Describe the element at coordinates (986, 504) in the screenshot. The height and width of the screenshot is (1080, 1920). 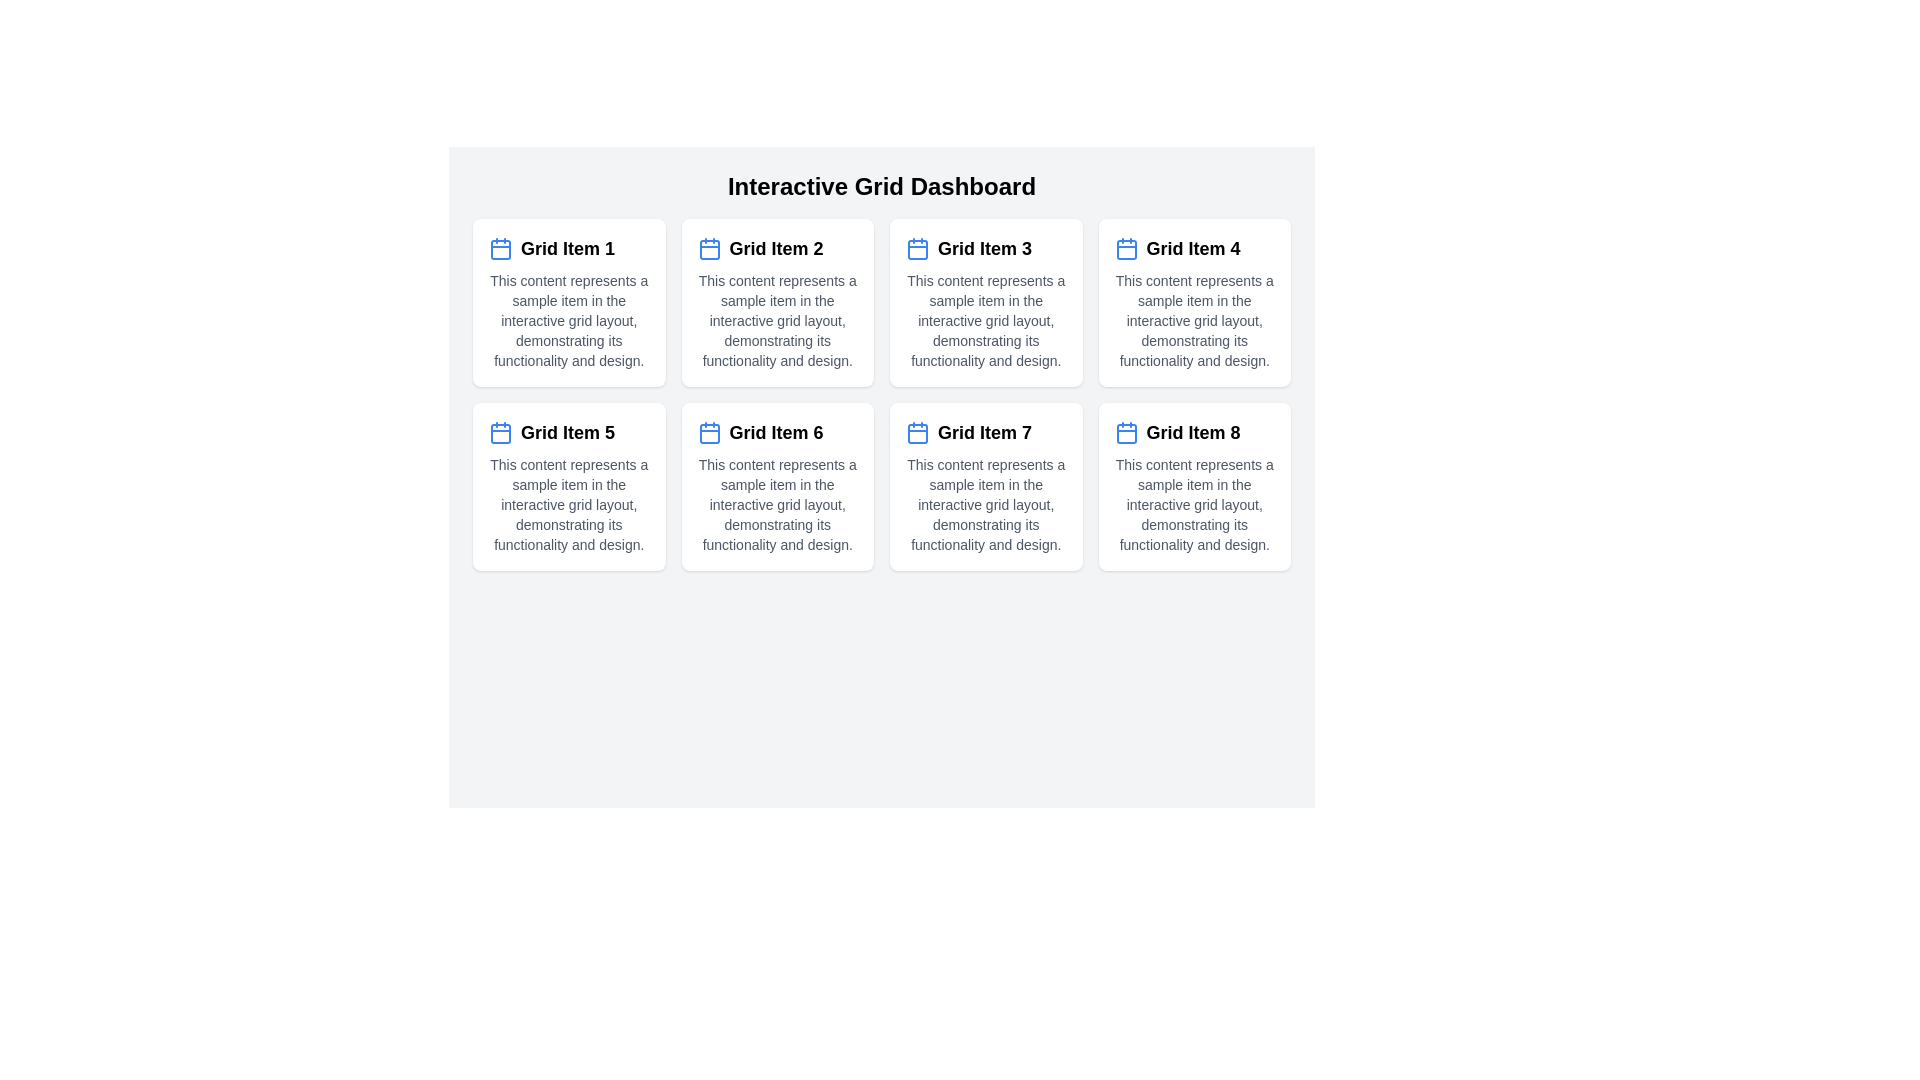
I see `the non-interactive text content element located in the bottom section of the card labeled 'Grid Item 7', which provides detailed information about the item` at that location.